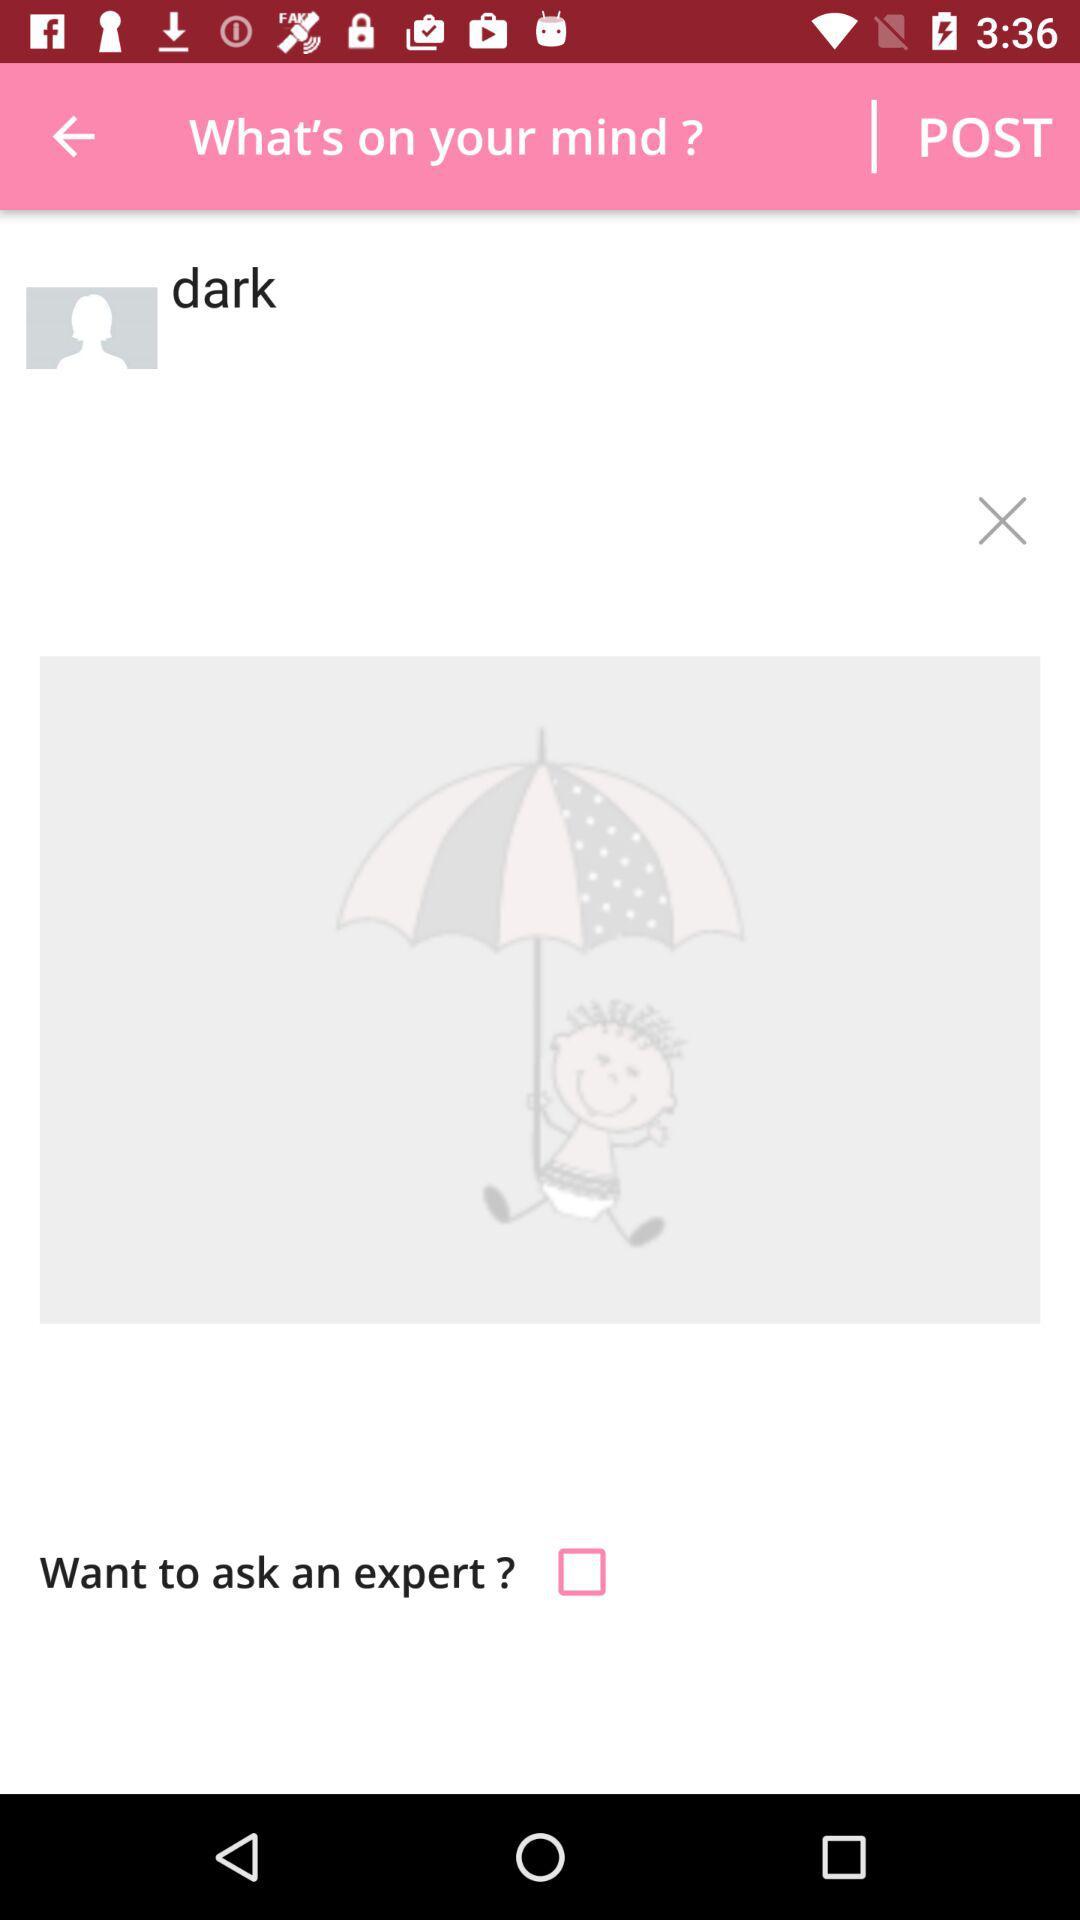 The width and height of the screenshot is (1080, 1920). Describe the element at coordinates (72, 135) in the screenshot. I see `icon next to the what s on` at that location.